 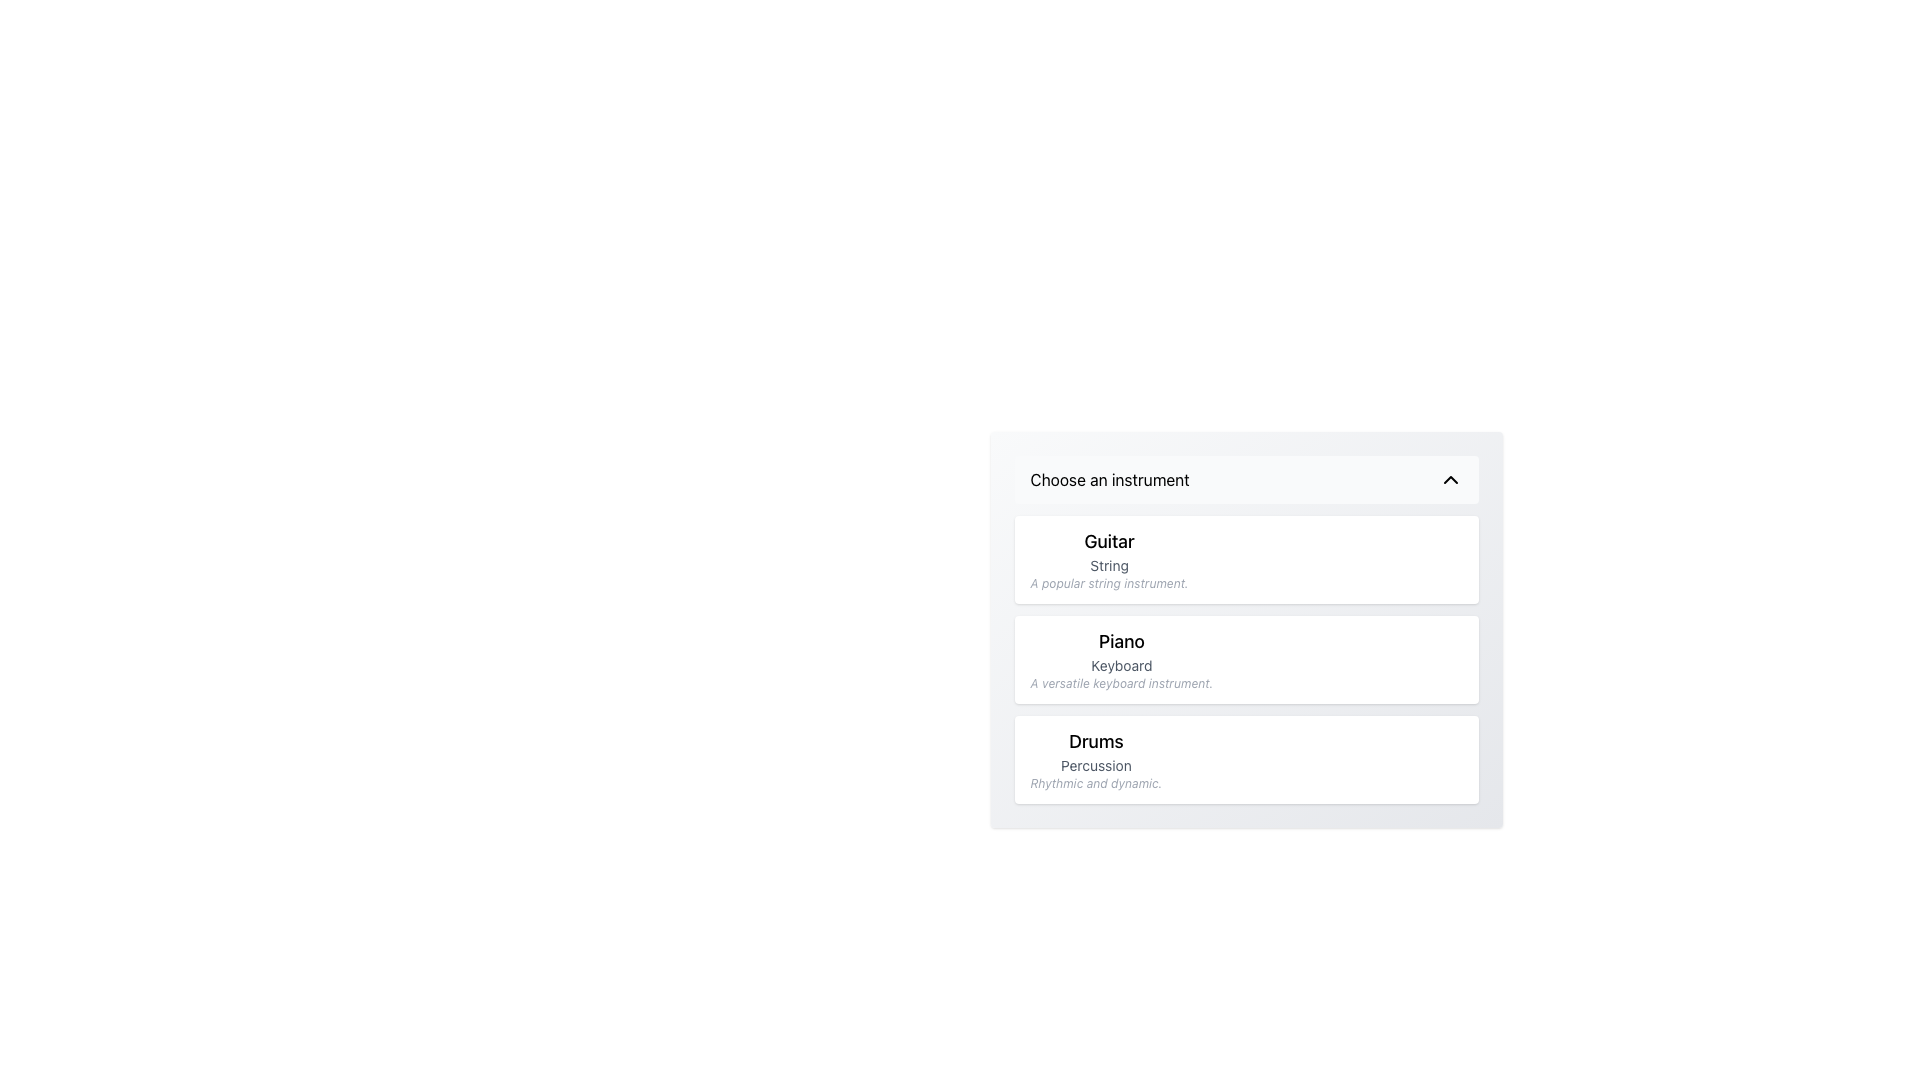 I want to click on the second item in the 'Choose an instrument' selection box, which is the option for 'Piano', so click(x=1121, y=659).